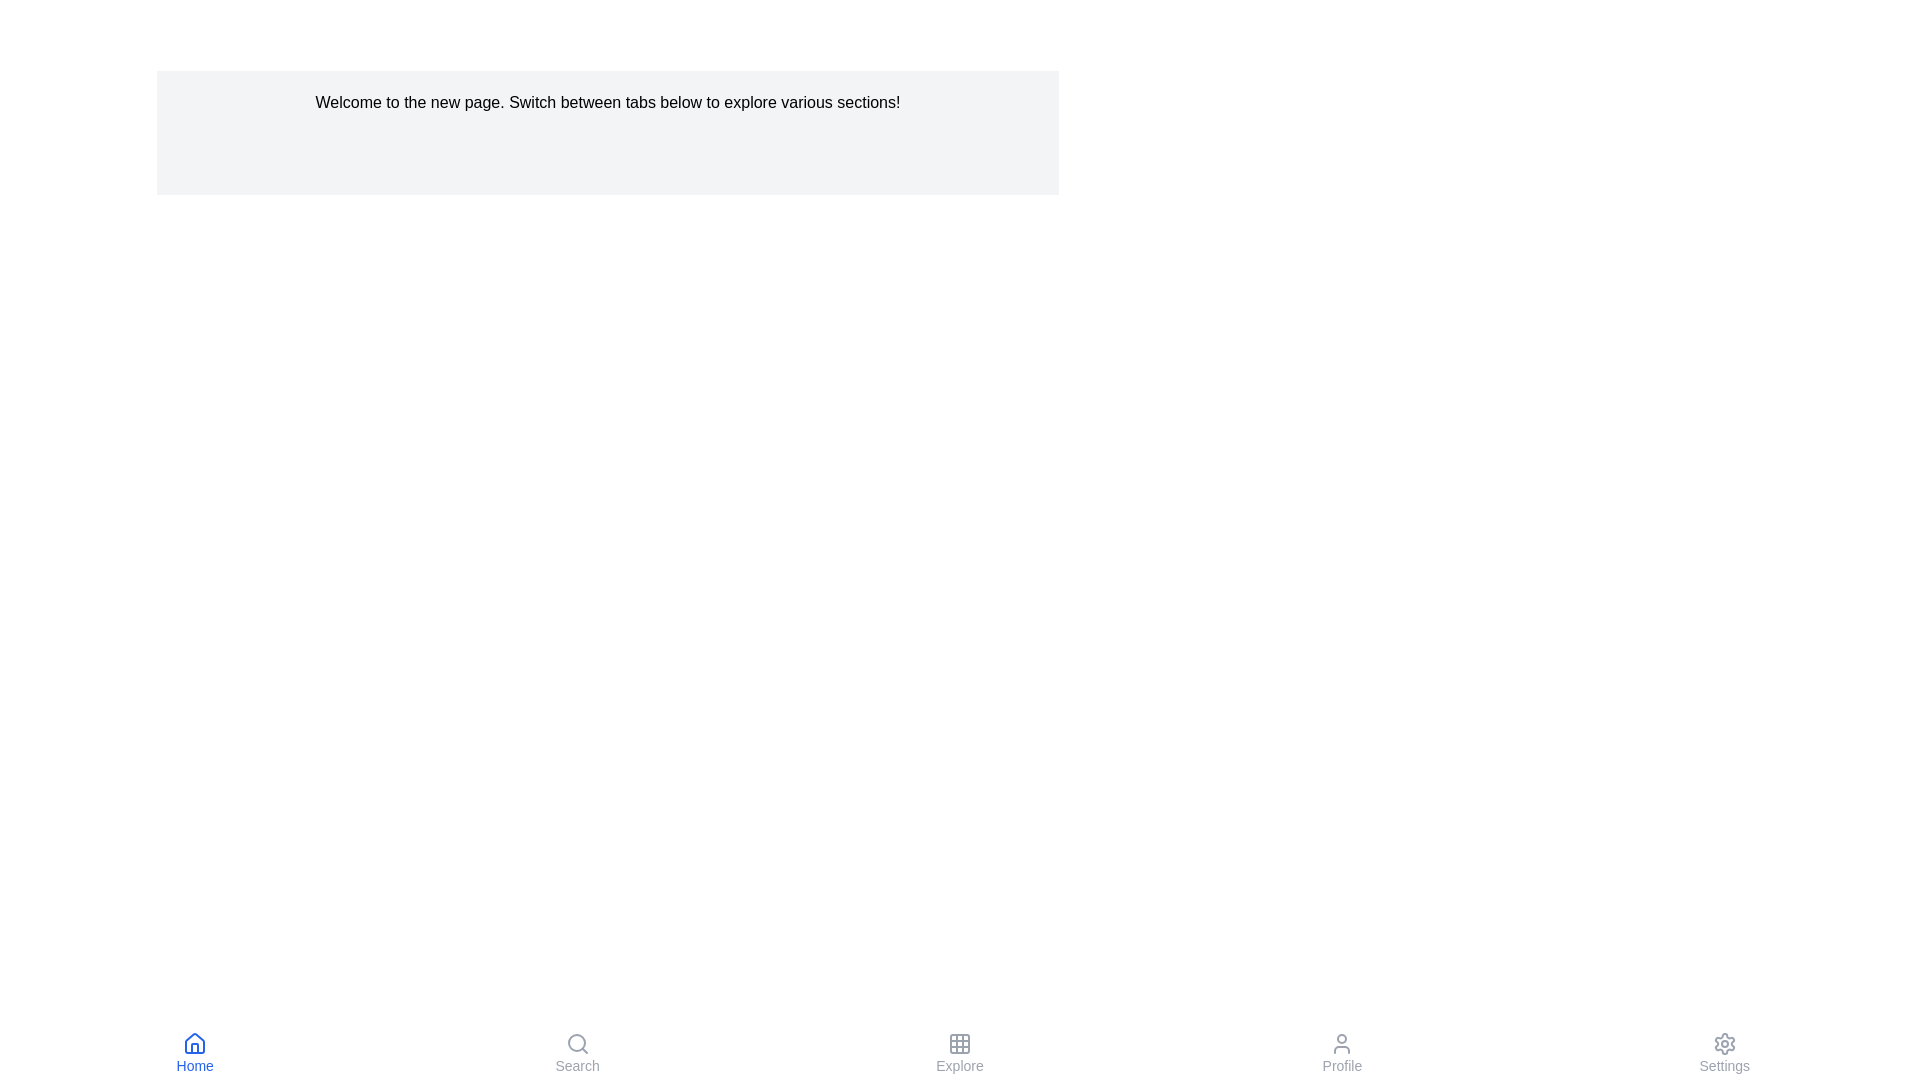  Describe the element at coordinates (195, 1064) in the screenshot. I see `the 'Home' text label, which is displayed in a small-sized font and blue color, positioned below the home icon in the bottom navigation bar` at that location.